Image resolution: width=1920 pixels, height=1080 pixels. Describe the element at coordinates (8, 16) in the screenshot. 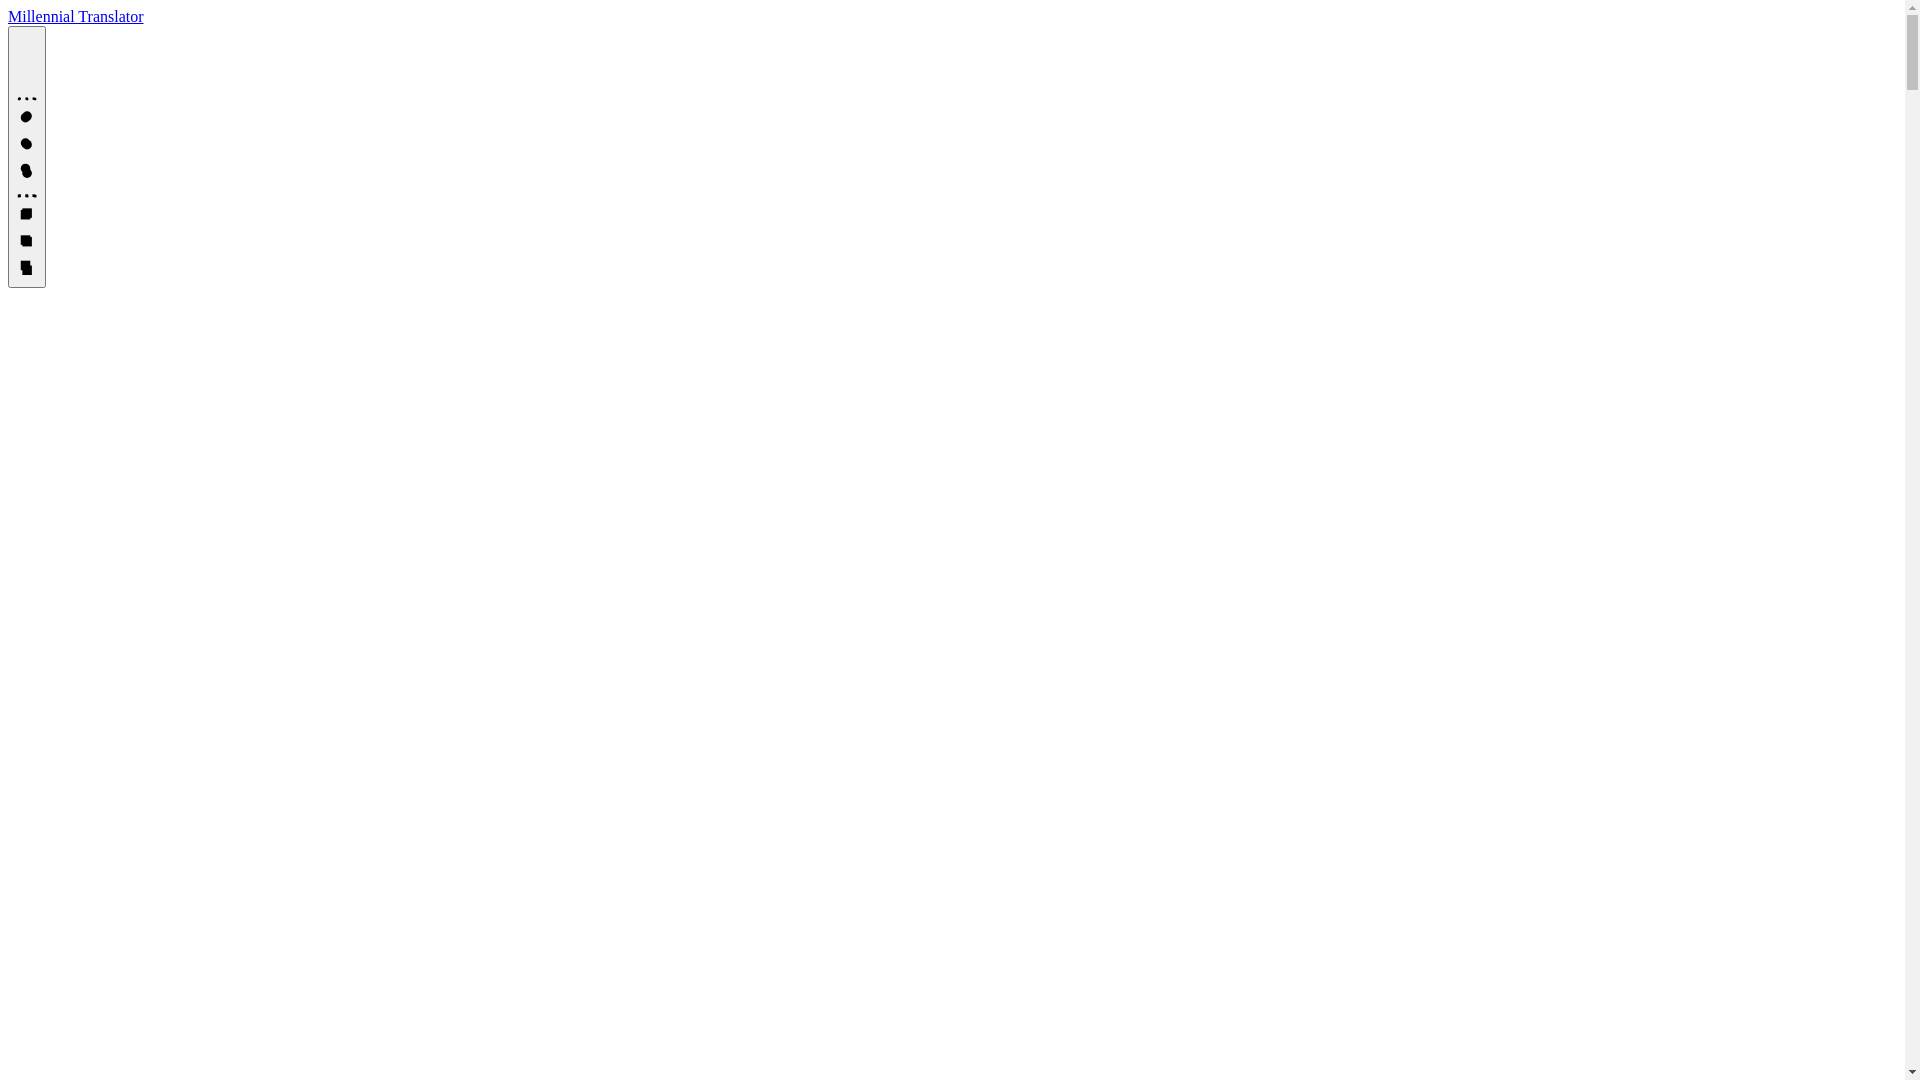

I see `'Millennial Translator'` at that location.